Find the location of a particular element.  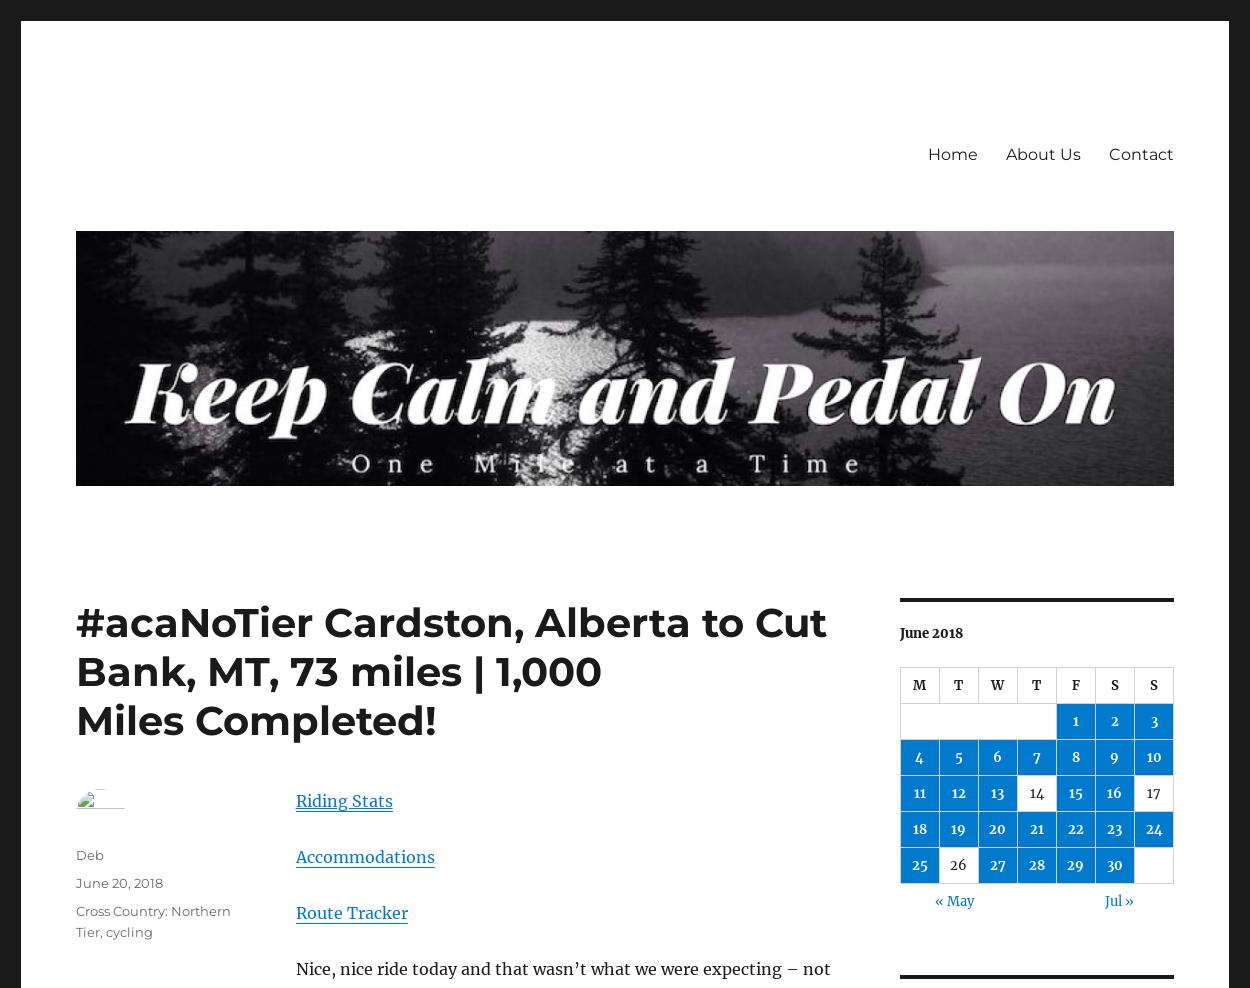

'6' is located at coordinates (996, 756).